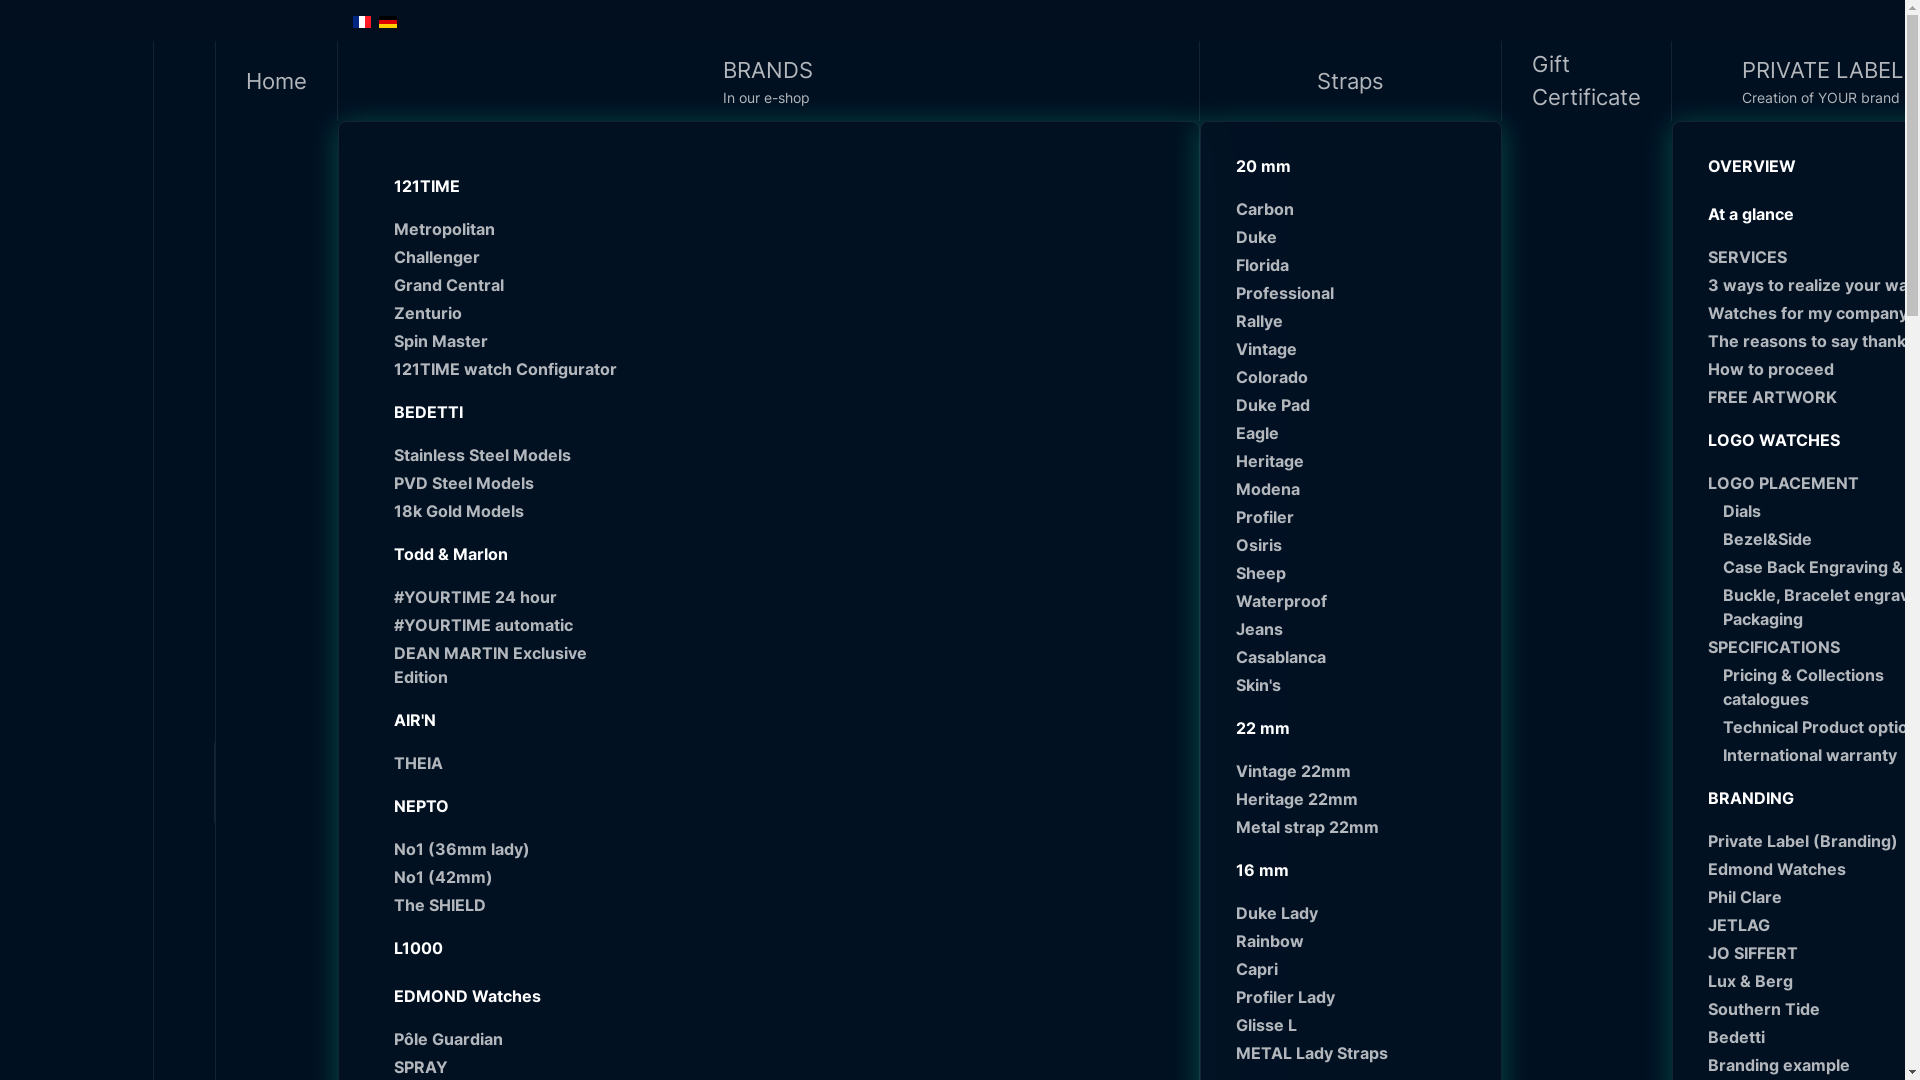 This screenshot has height=1080, width=1920. Describe the element at coordinates (1235, 319) in the screenshot. I see `'Rallye'` at that location.